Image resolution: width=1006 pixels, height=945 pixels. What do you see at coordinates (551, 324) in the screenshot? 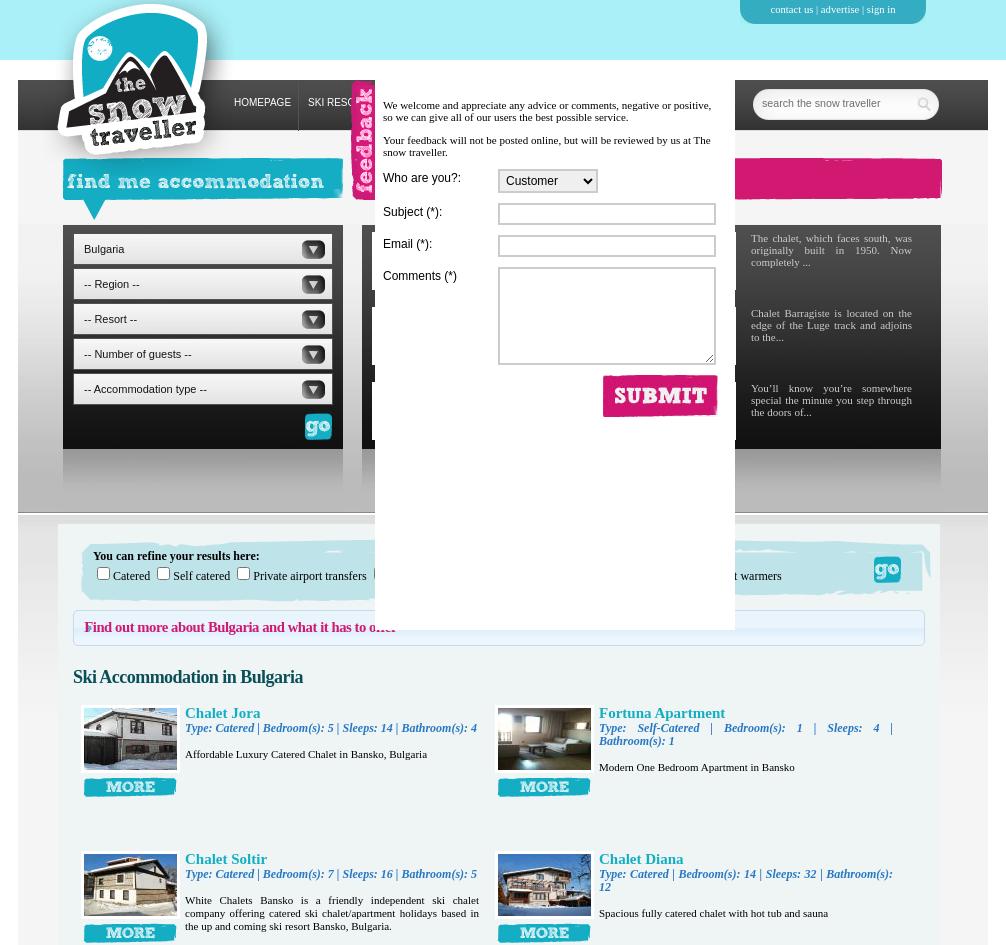
I see `'Chalet Apartments are in the heart centre of the charming, historic and pictu...'` at bounding box center [551, 324].